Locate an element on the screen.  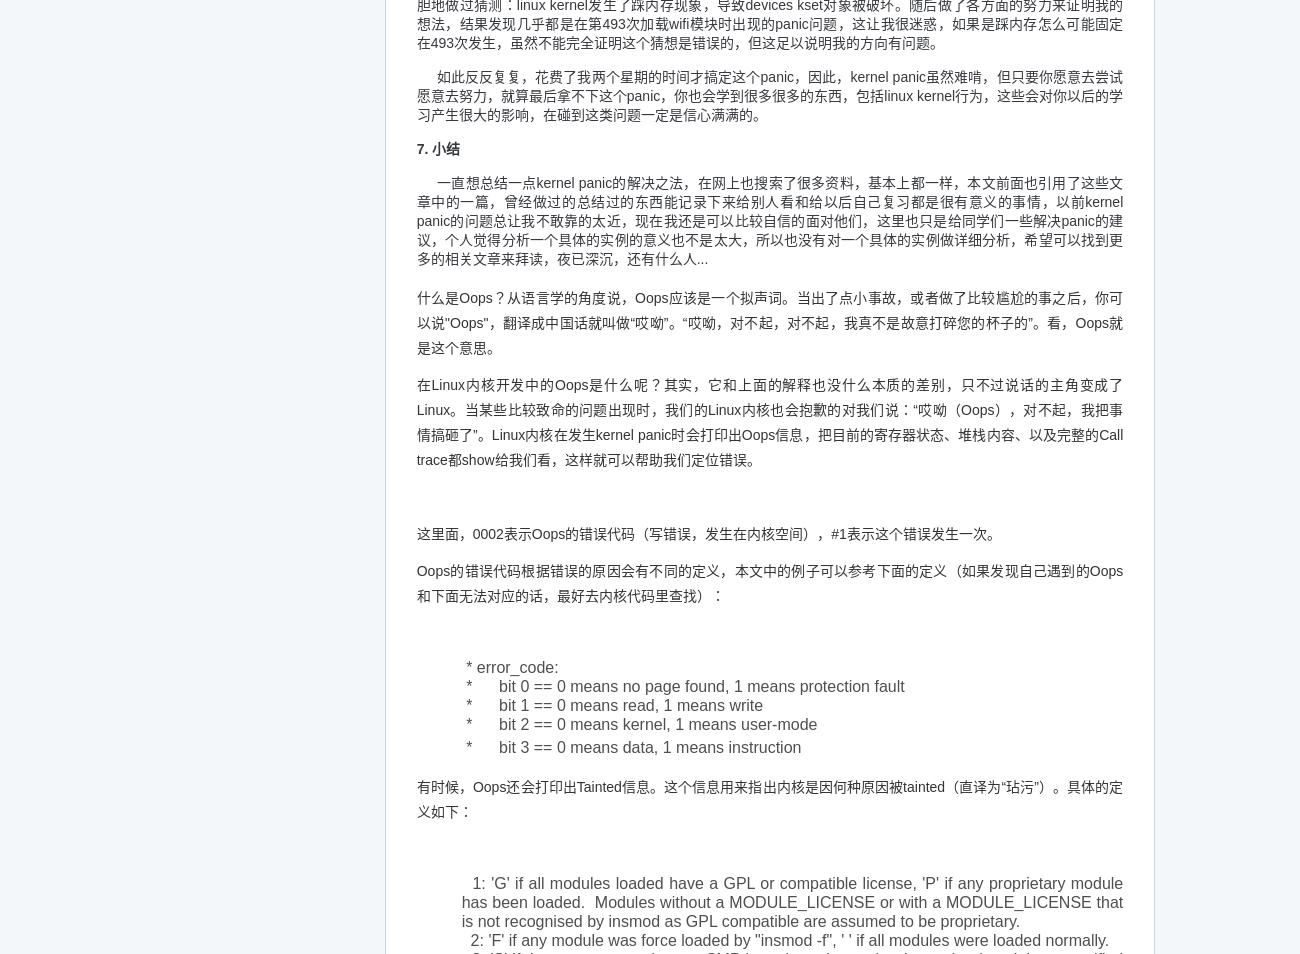
'一直想总结一点kernel panic的解决之法，在网上也搜索了很多资料，基本上都一样，本文前面也引用了这些文章中的一篇，曾经做过的总结过的东西能记录下来给别人看和给以后自己复习都是很有意义的事情，以前kernel panic的问题总让我不敢靠的太近，现在我还是可以比较自信的面对他们，这里也只是给同学们一些解决panic的建议，' is located at coordinates (768, 210).